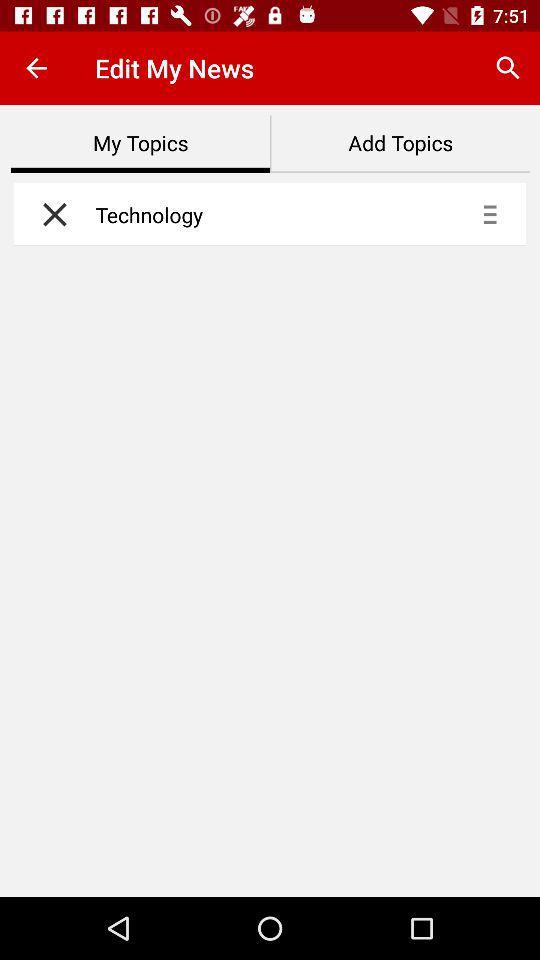 This screenshot has width=540, height=960. Describe the element at coordinates (400, 143) in the screenshot. I see `the item to the right of the my topics item` at that location.